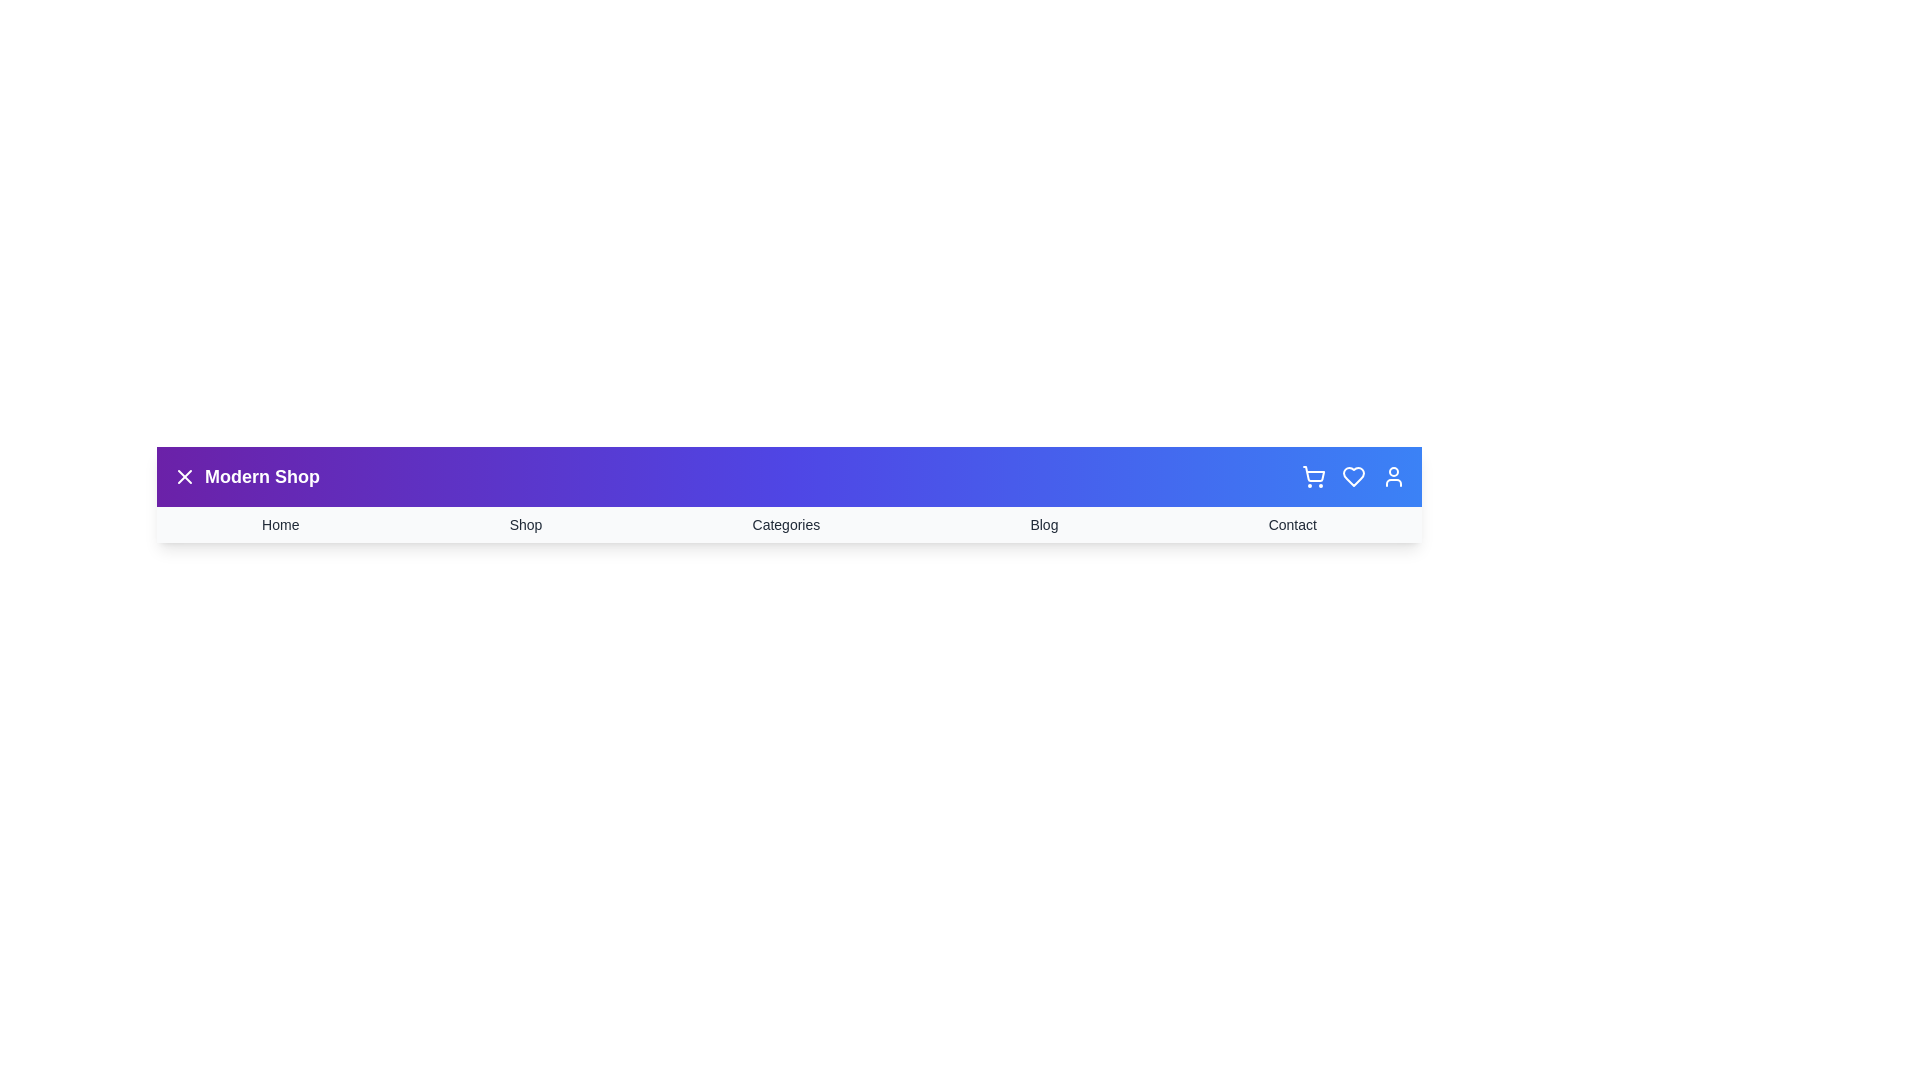 The image size is (1920, 1080). What do you see at coordinates (526, 523) in the screenshot?
I see `the Shop menu item in the navigation bar` at bounding box center [526, 523].